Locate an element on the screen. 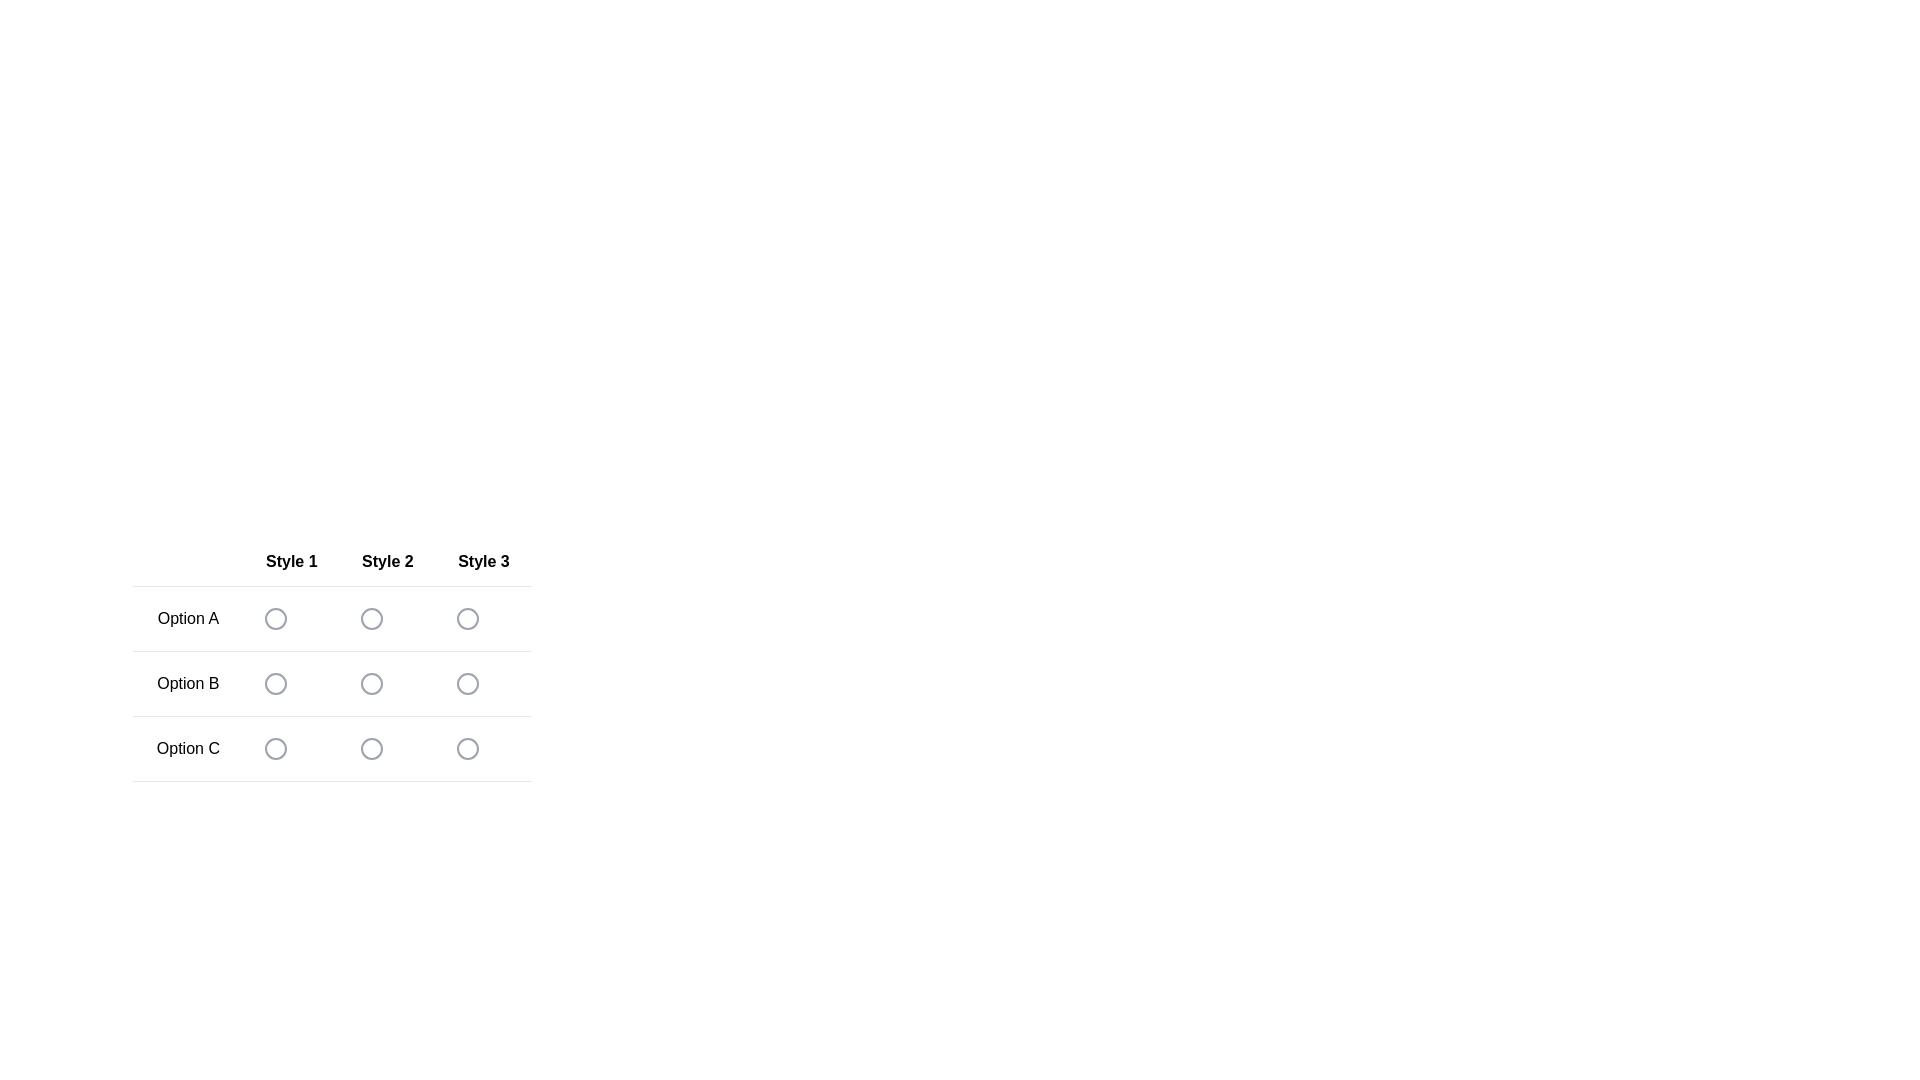 Image resolution: width=1920 pixels, height=1080 pixels. the selectable circular indicator element with a gray outline located in the 'Style 2' column of the 'Option C' row in the grid is located at coordinates (371, 748).